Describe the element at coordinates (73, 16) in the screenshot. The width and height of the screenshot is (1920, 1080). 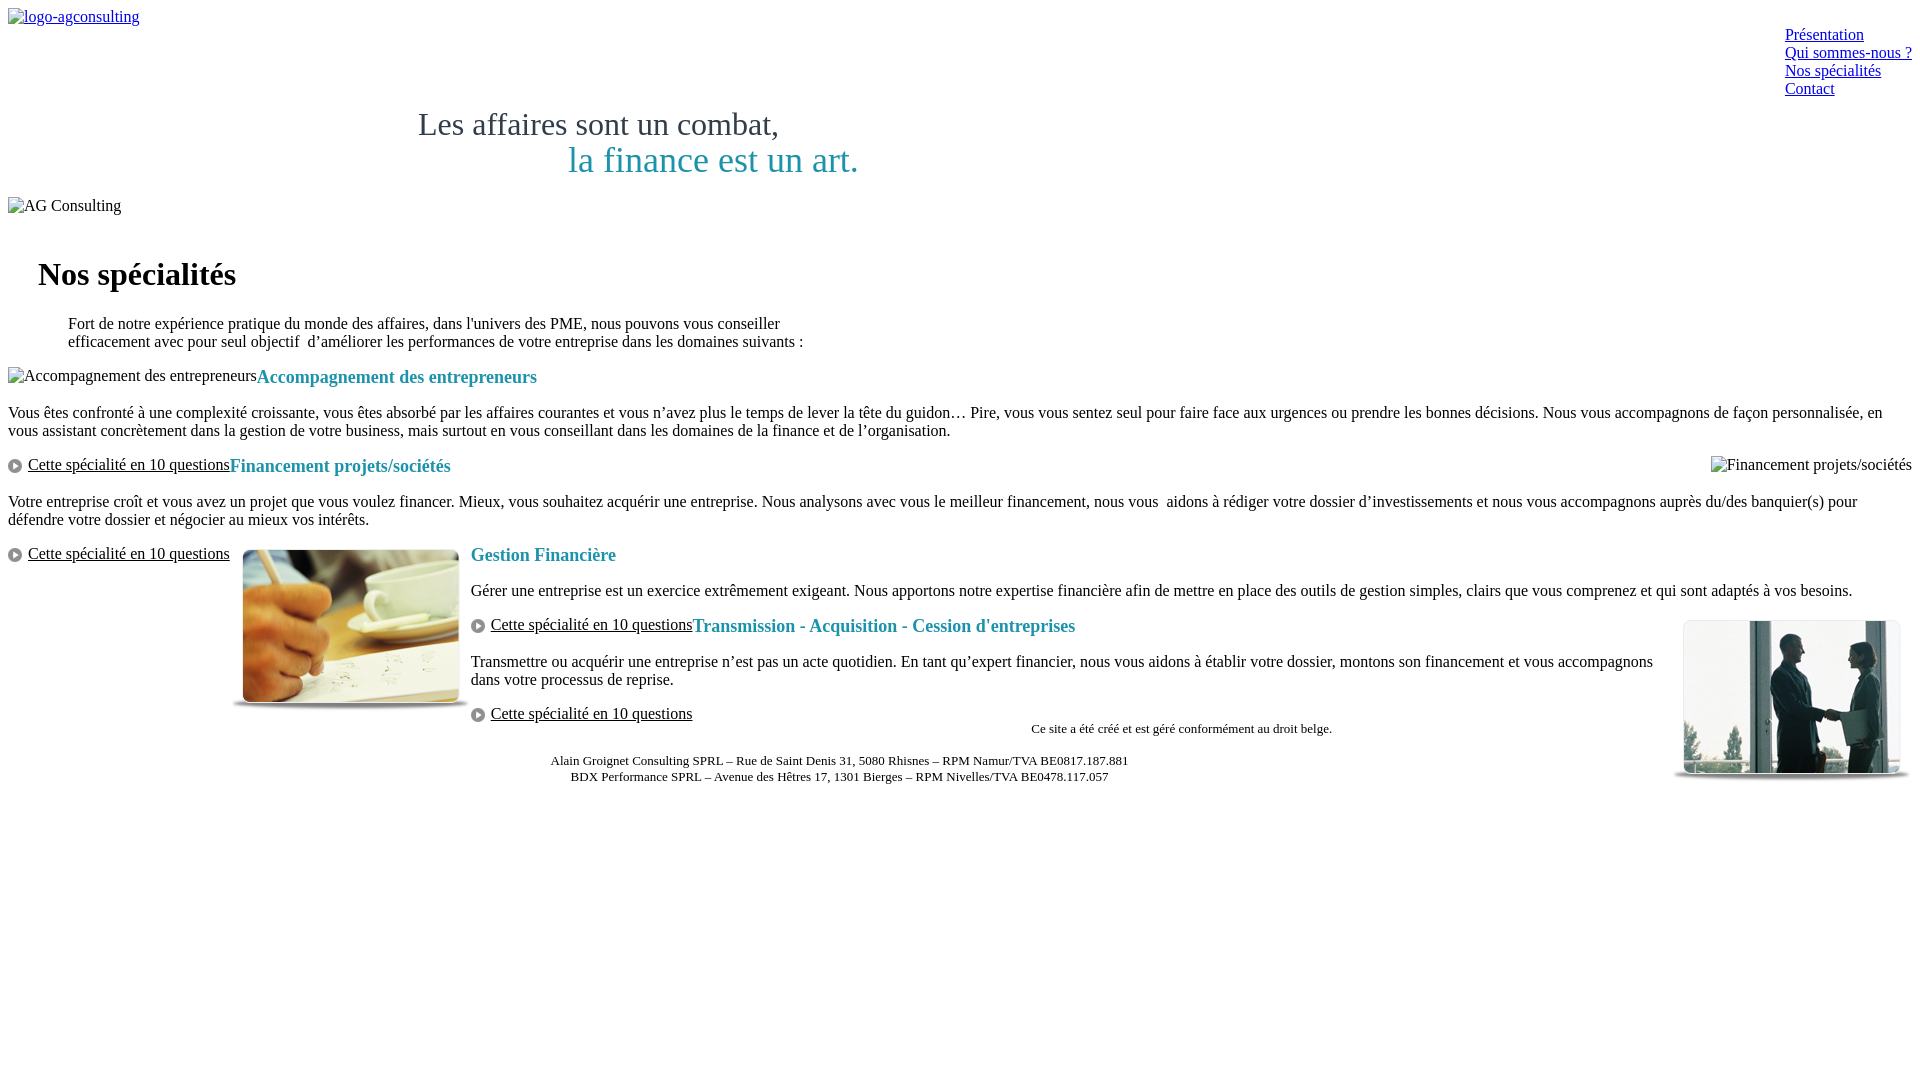
I see `'AG Consulting'` at that location.